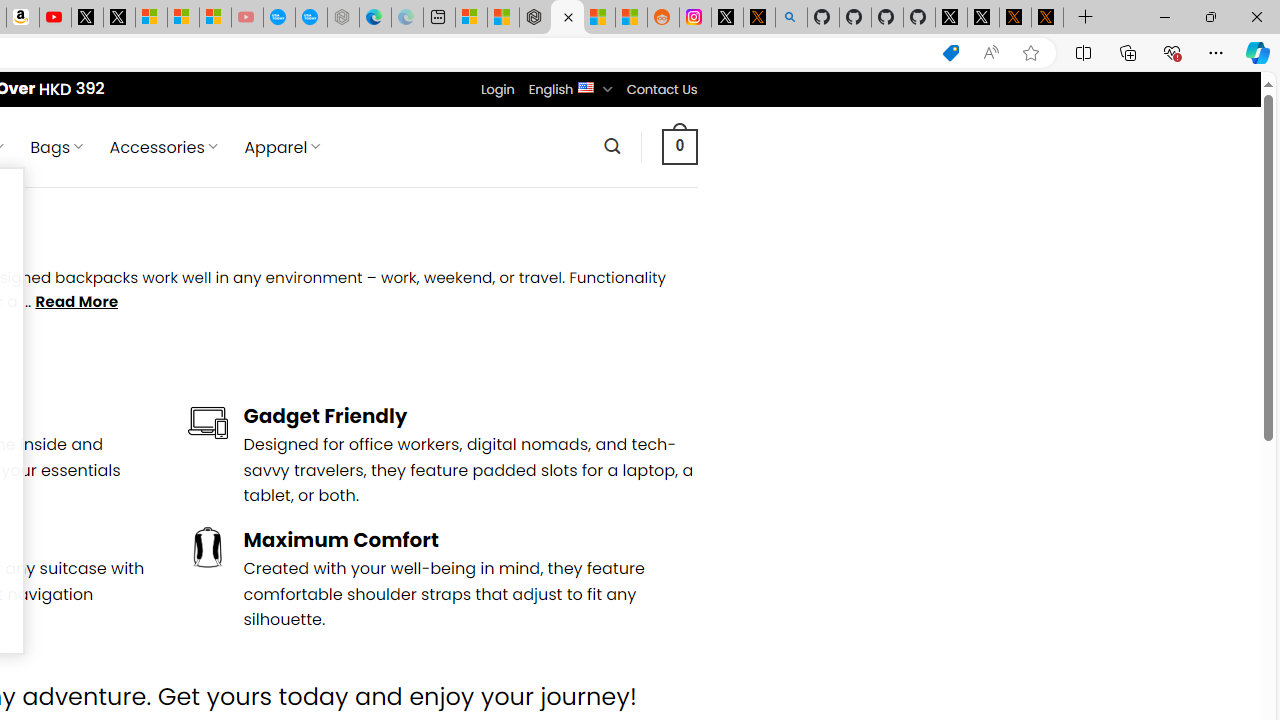 This screenshot has height=720, width=1280. Describe the element at coordinates (497, 88) in the screenshot. I see `'Login'` at that location.